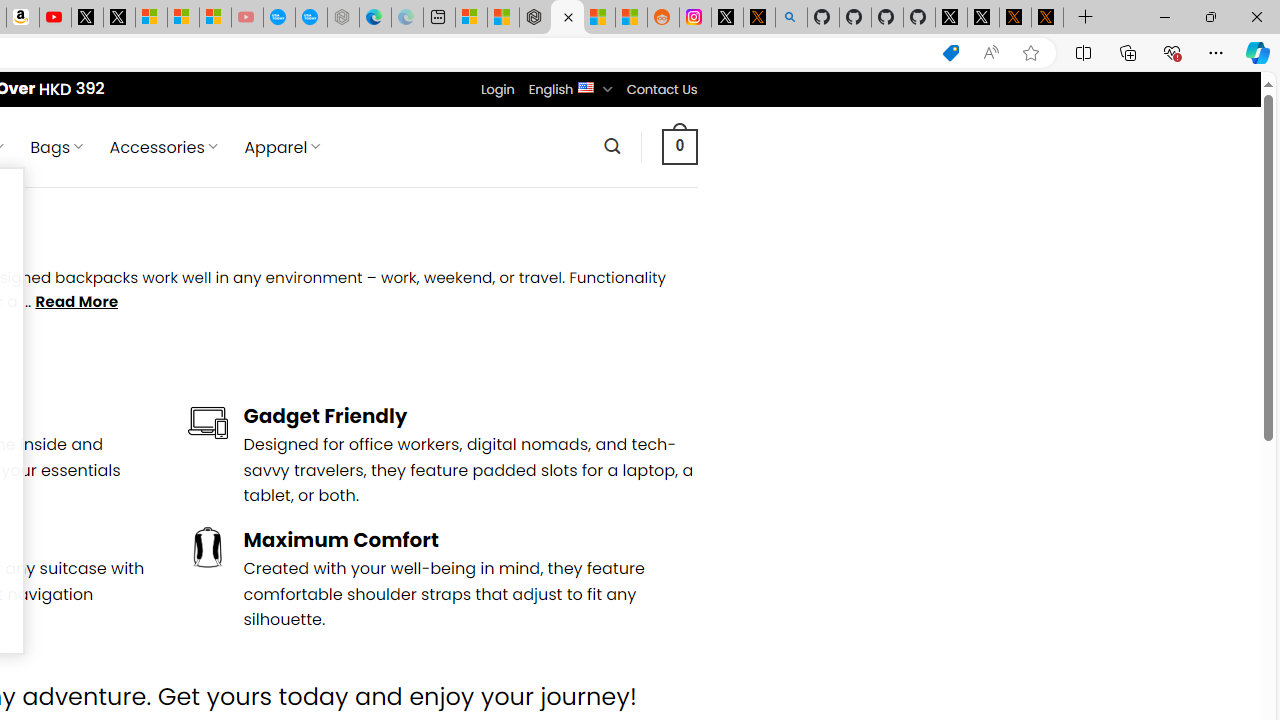 This screenshot has height=720, width=1280. Describe the element at coordinates (497, 88) in the screenshot. I see `'Login'` at that location.